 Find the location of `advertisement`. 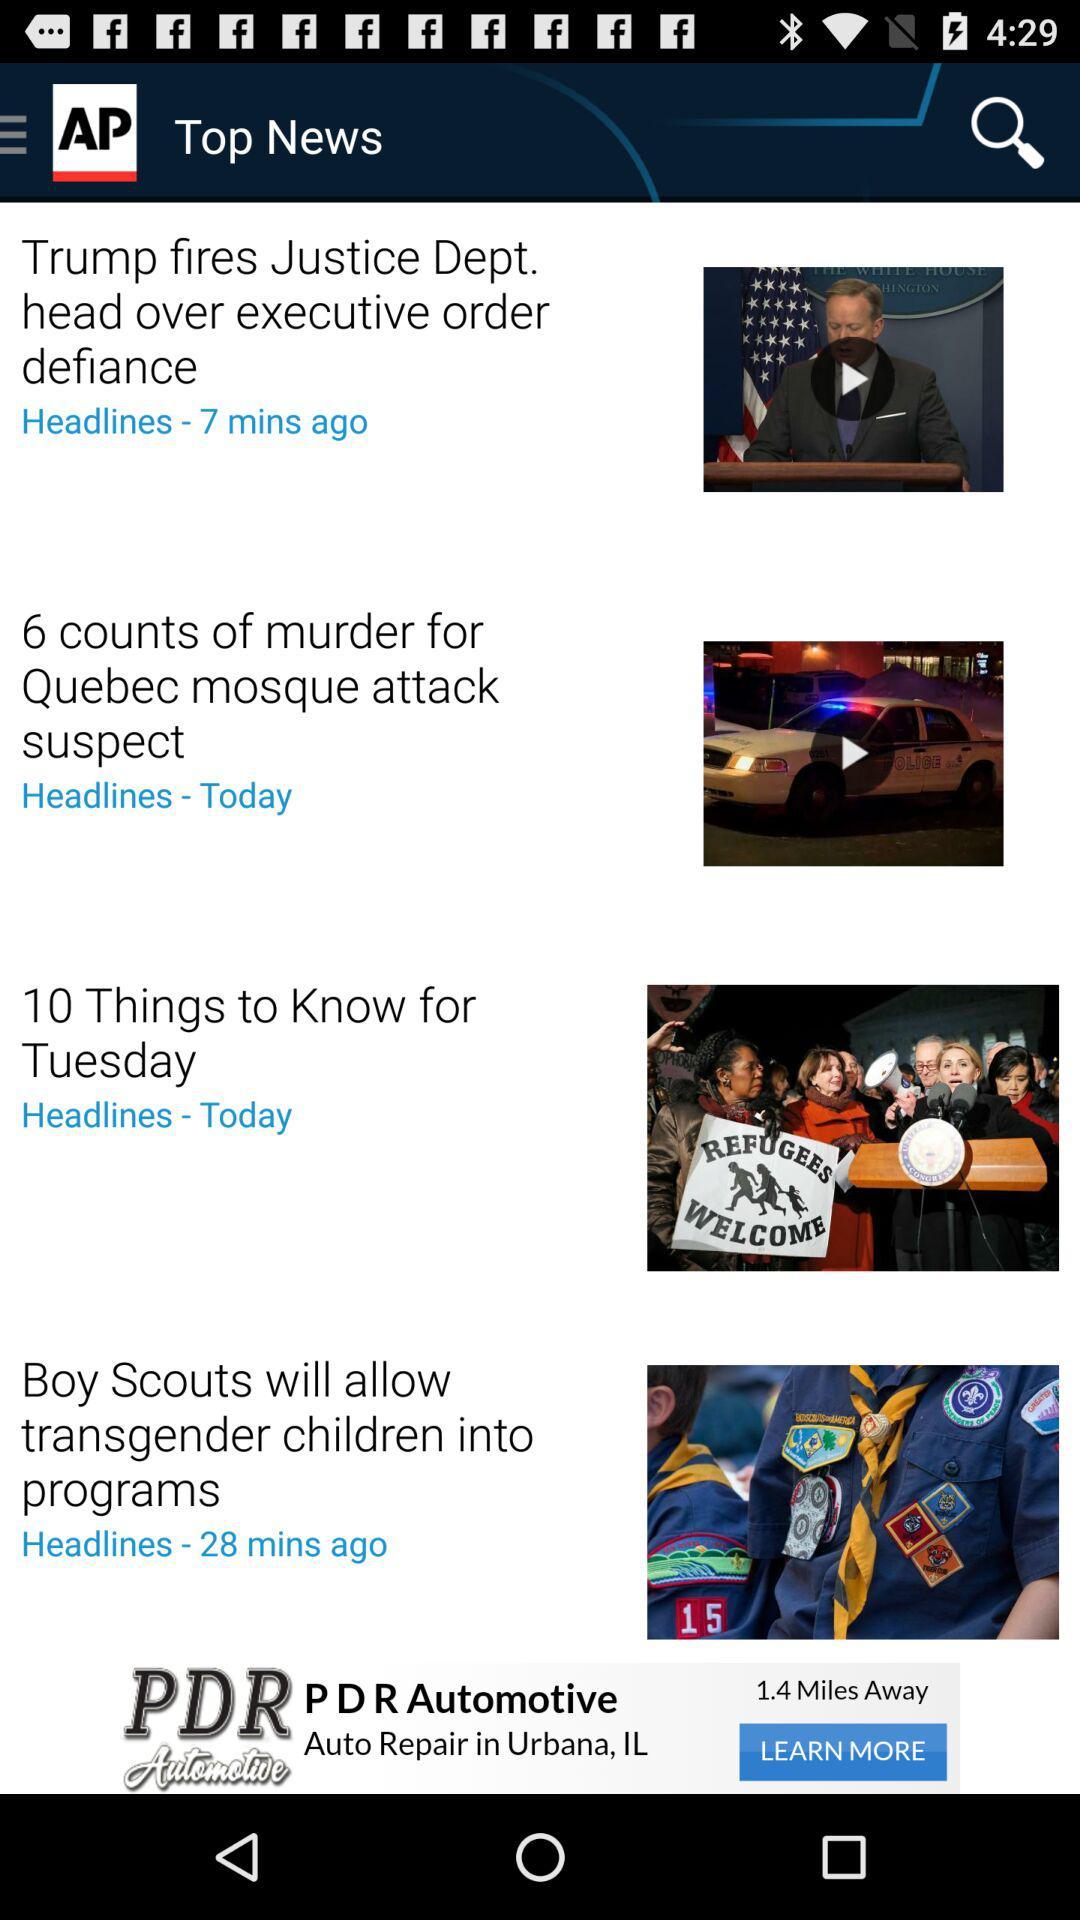

advertisement is located at coordinates (540, 1727).